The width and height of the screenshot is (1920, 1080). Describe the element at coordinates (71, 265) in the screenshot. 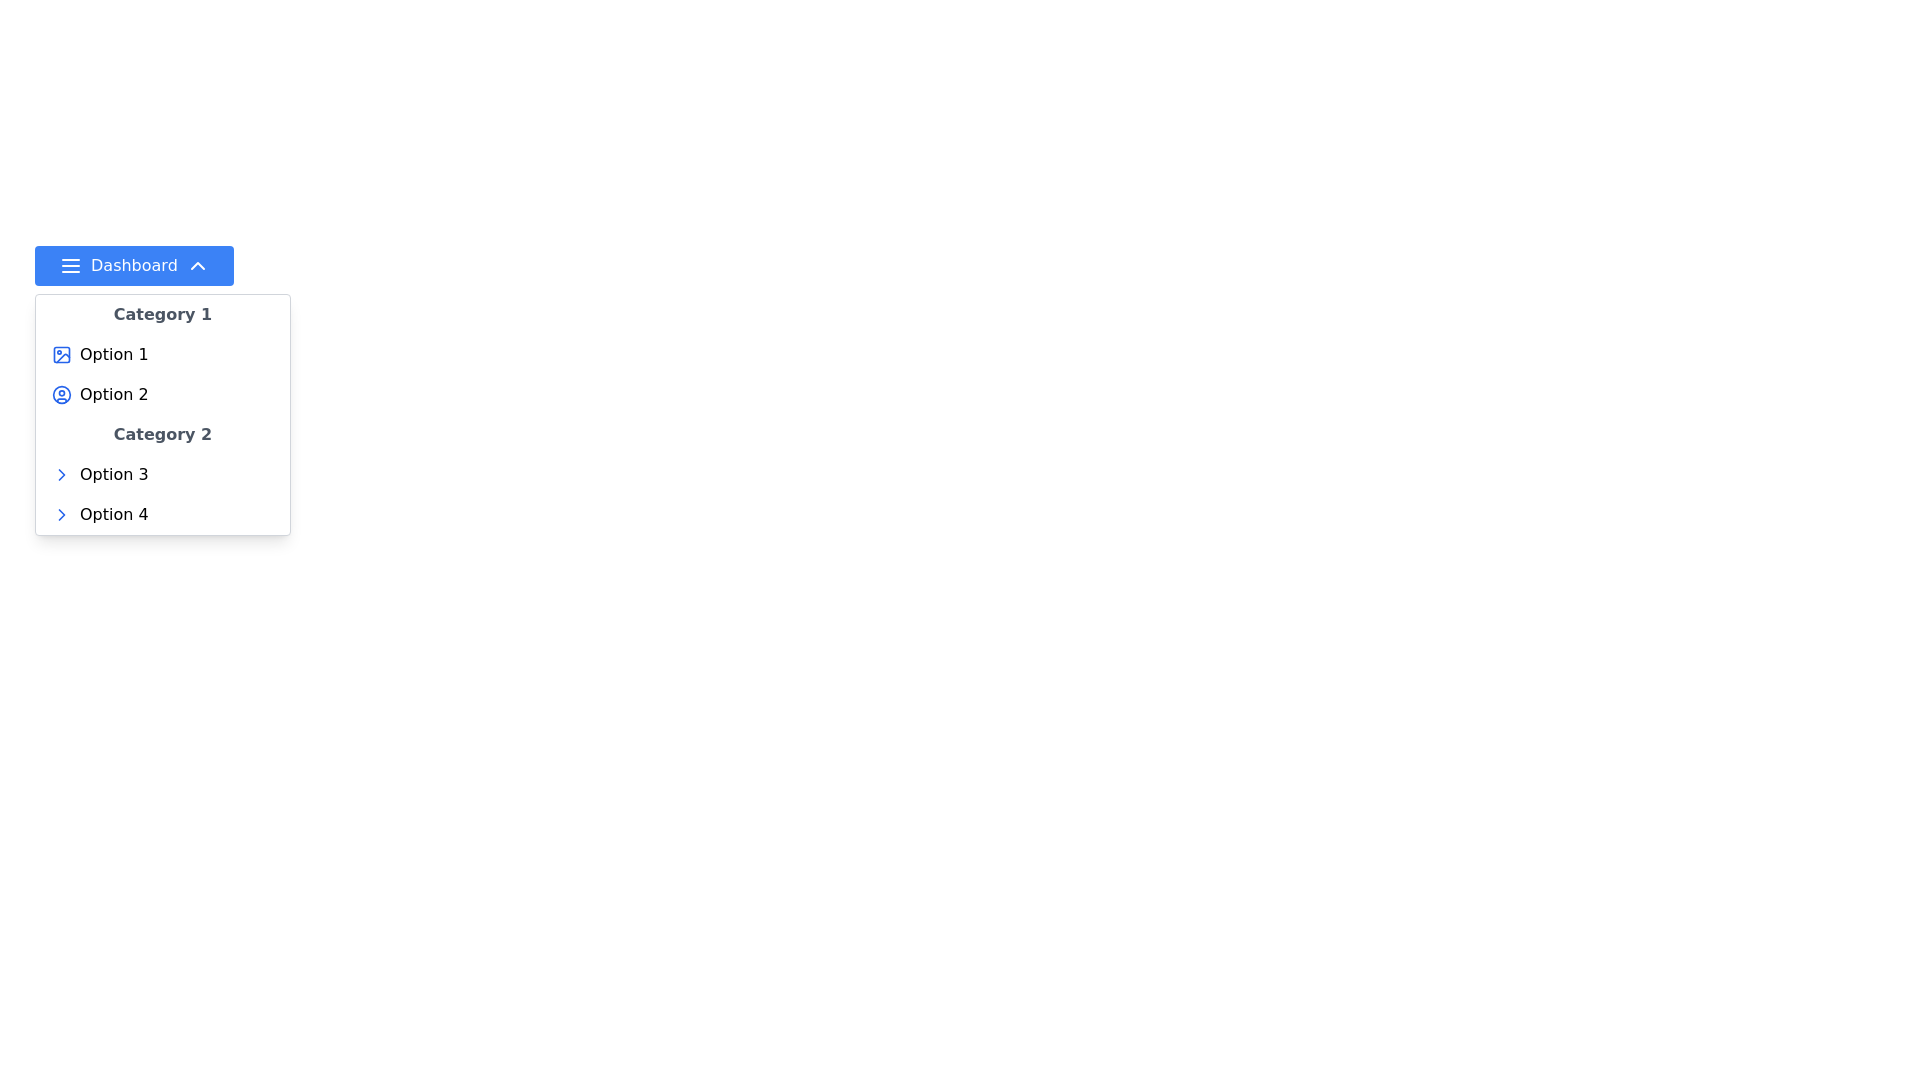

I see `the hamburger menu icon located within the blue 'Dashboard' button, positioned on the top-left side of the interface` at that location.